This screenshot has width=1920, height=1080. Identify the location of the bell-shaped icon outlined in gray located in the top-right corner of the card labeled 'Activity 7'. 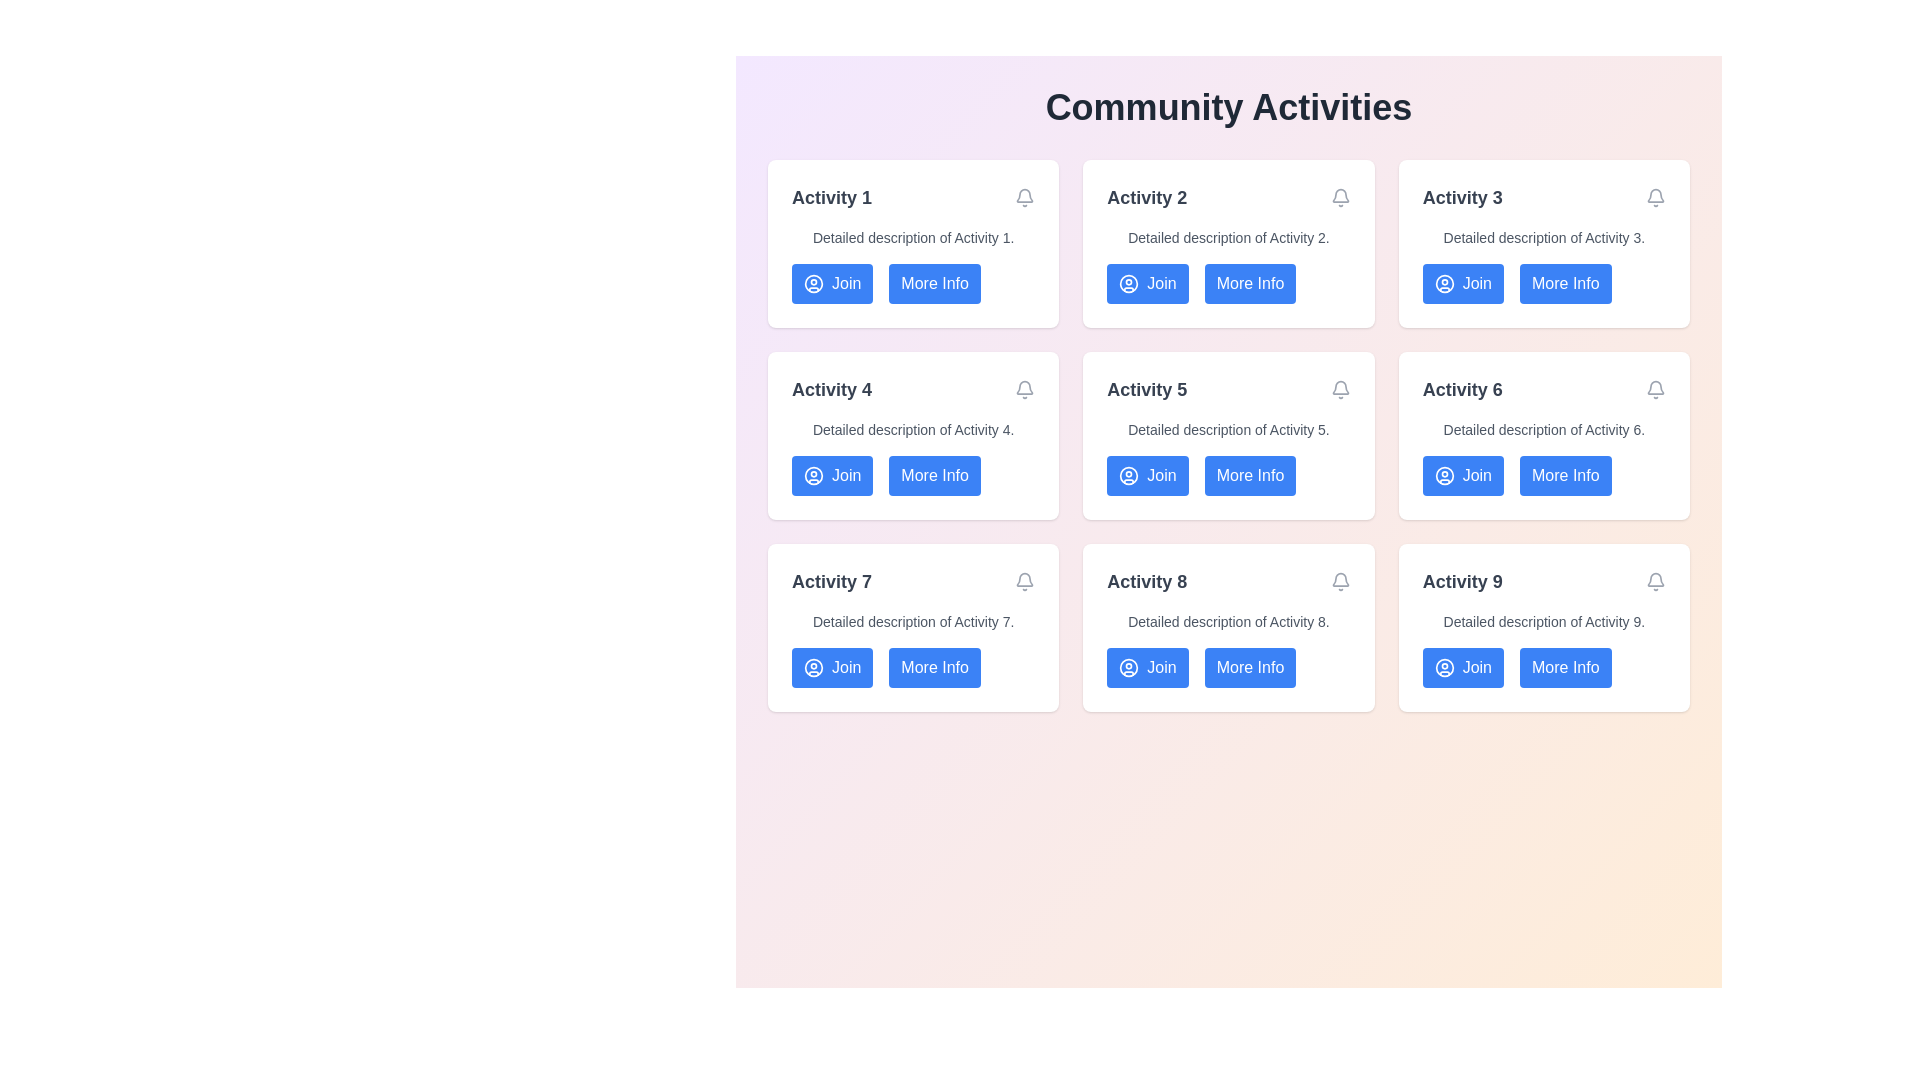
(1025, 578).